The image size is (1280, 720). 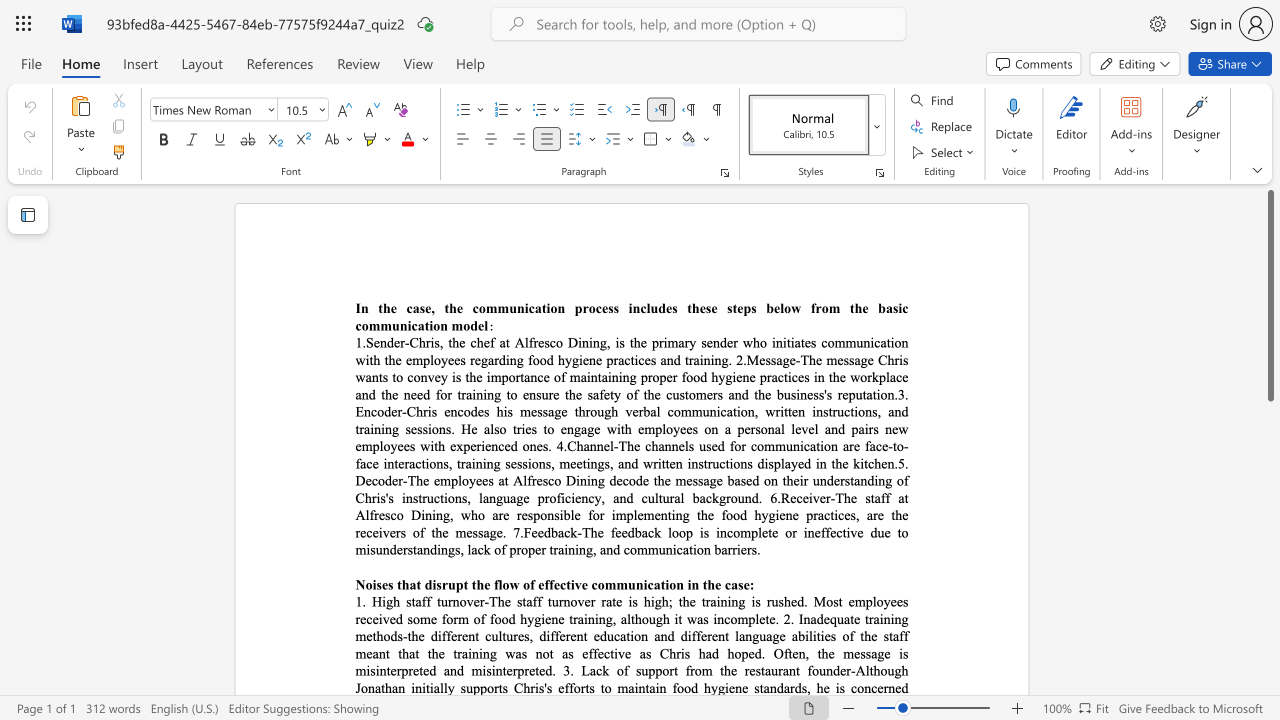 I want to click on the 2th character "t" in the text, so click(x=698, y=514).